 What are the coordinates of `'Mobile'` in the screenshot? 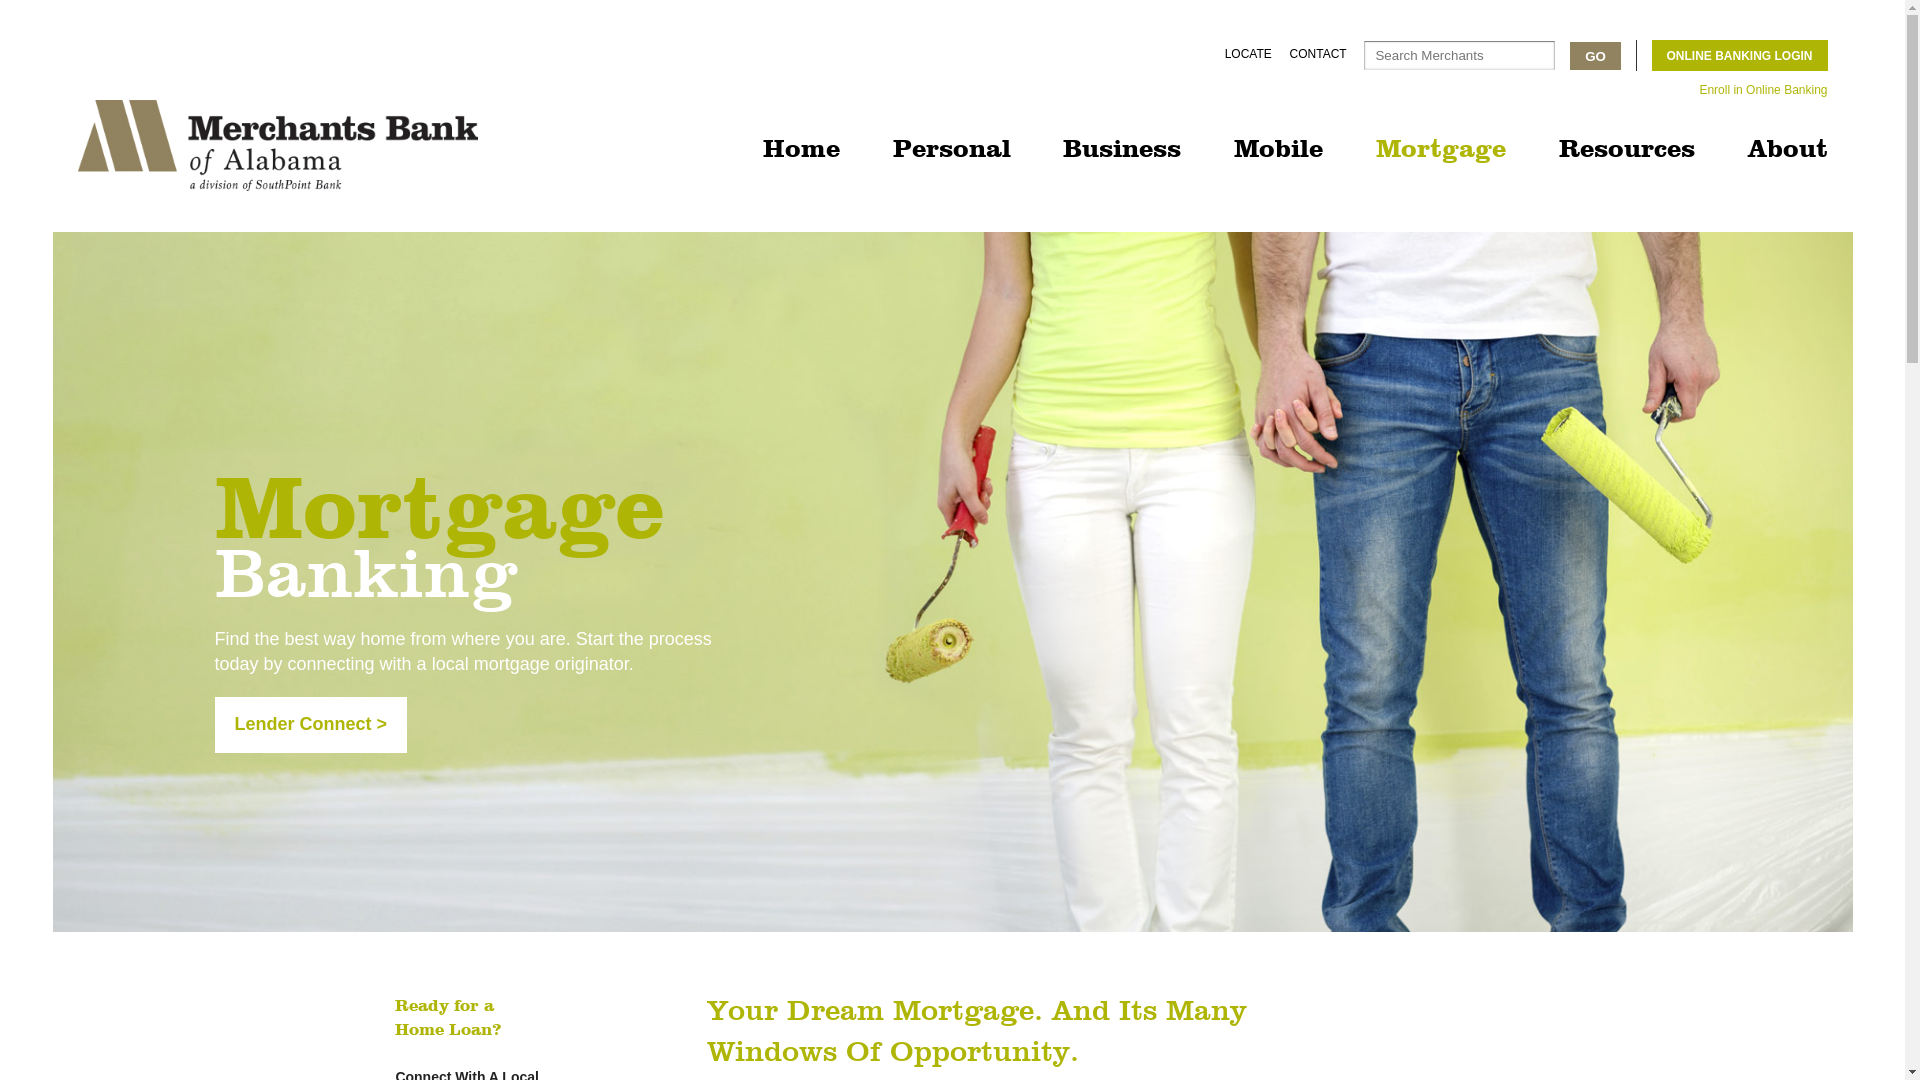 It's located at (1277, 149).